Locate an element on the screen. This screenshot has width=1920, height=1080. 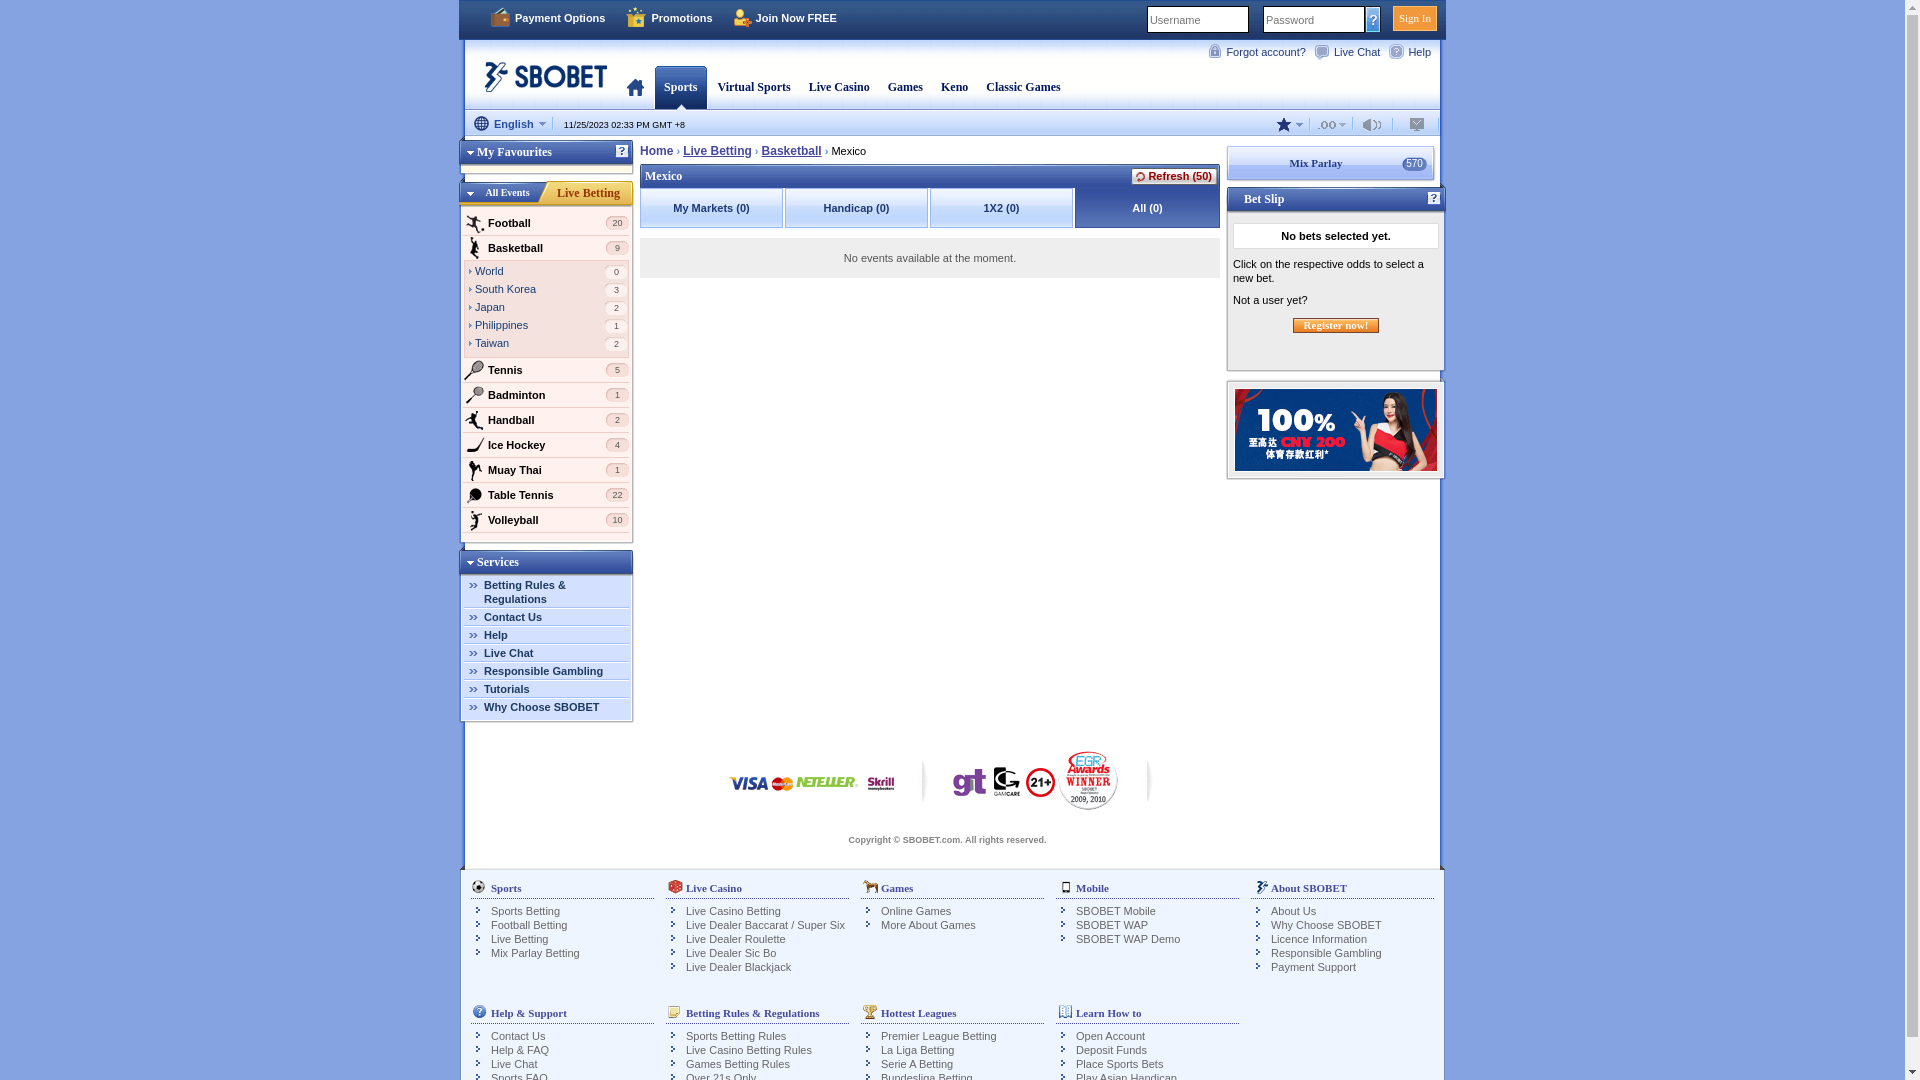
'Live Chat' is located at coordinates (508, 652).